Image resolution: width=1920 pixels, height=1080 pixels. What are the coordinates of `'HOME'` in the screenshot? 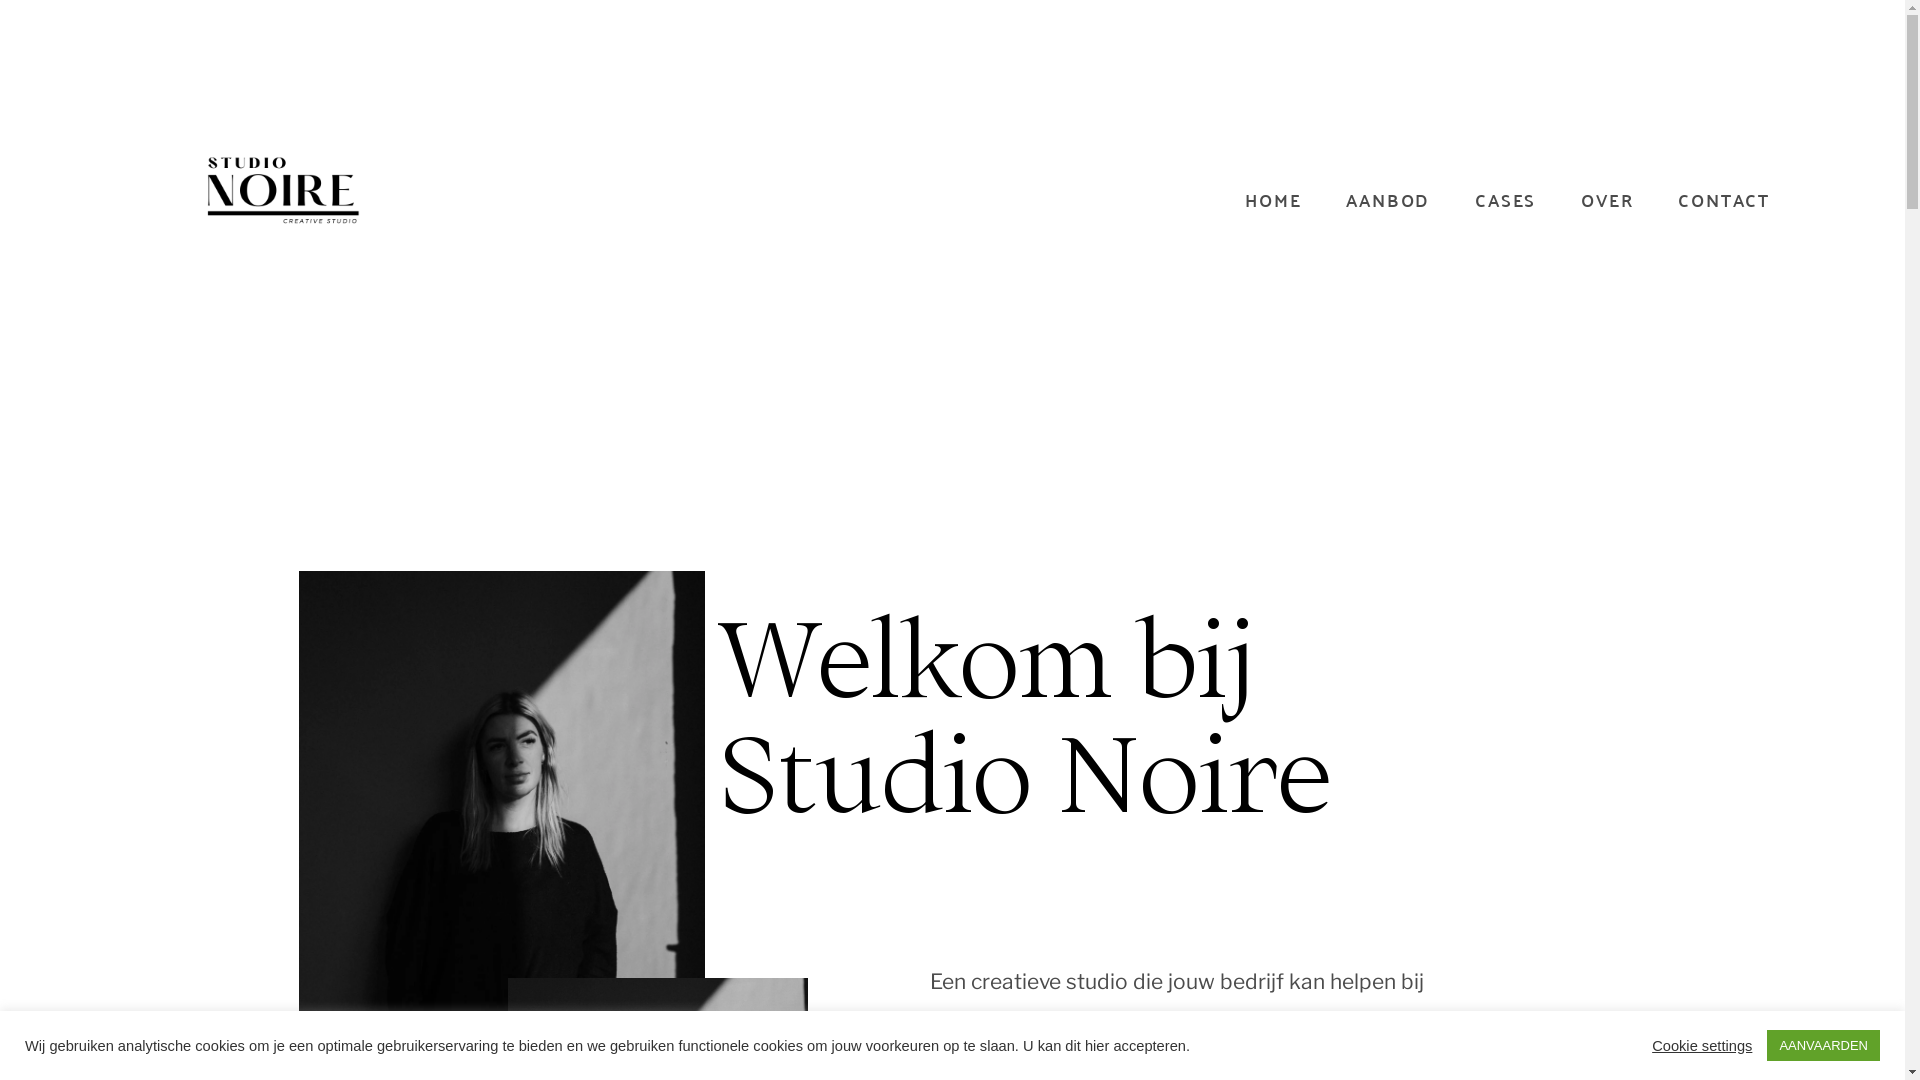 It's located at (1243, 200).